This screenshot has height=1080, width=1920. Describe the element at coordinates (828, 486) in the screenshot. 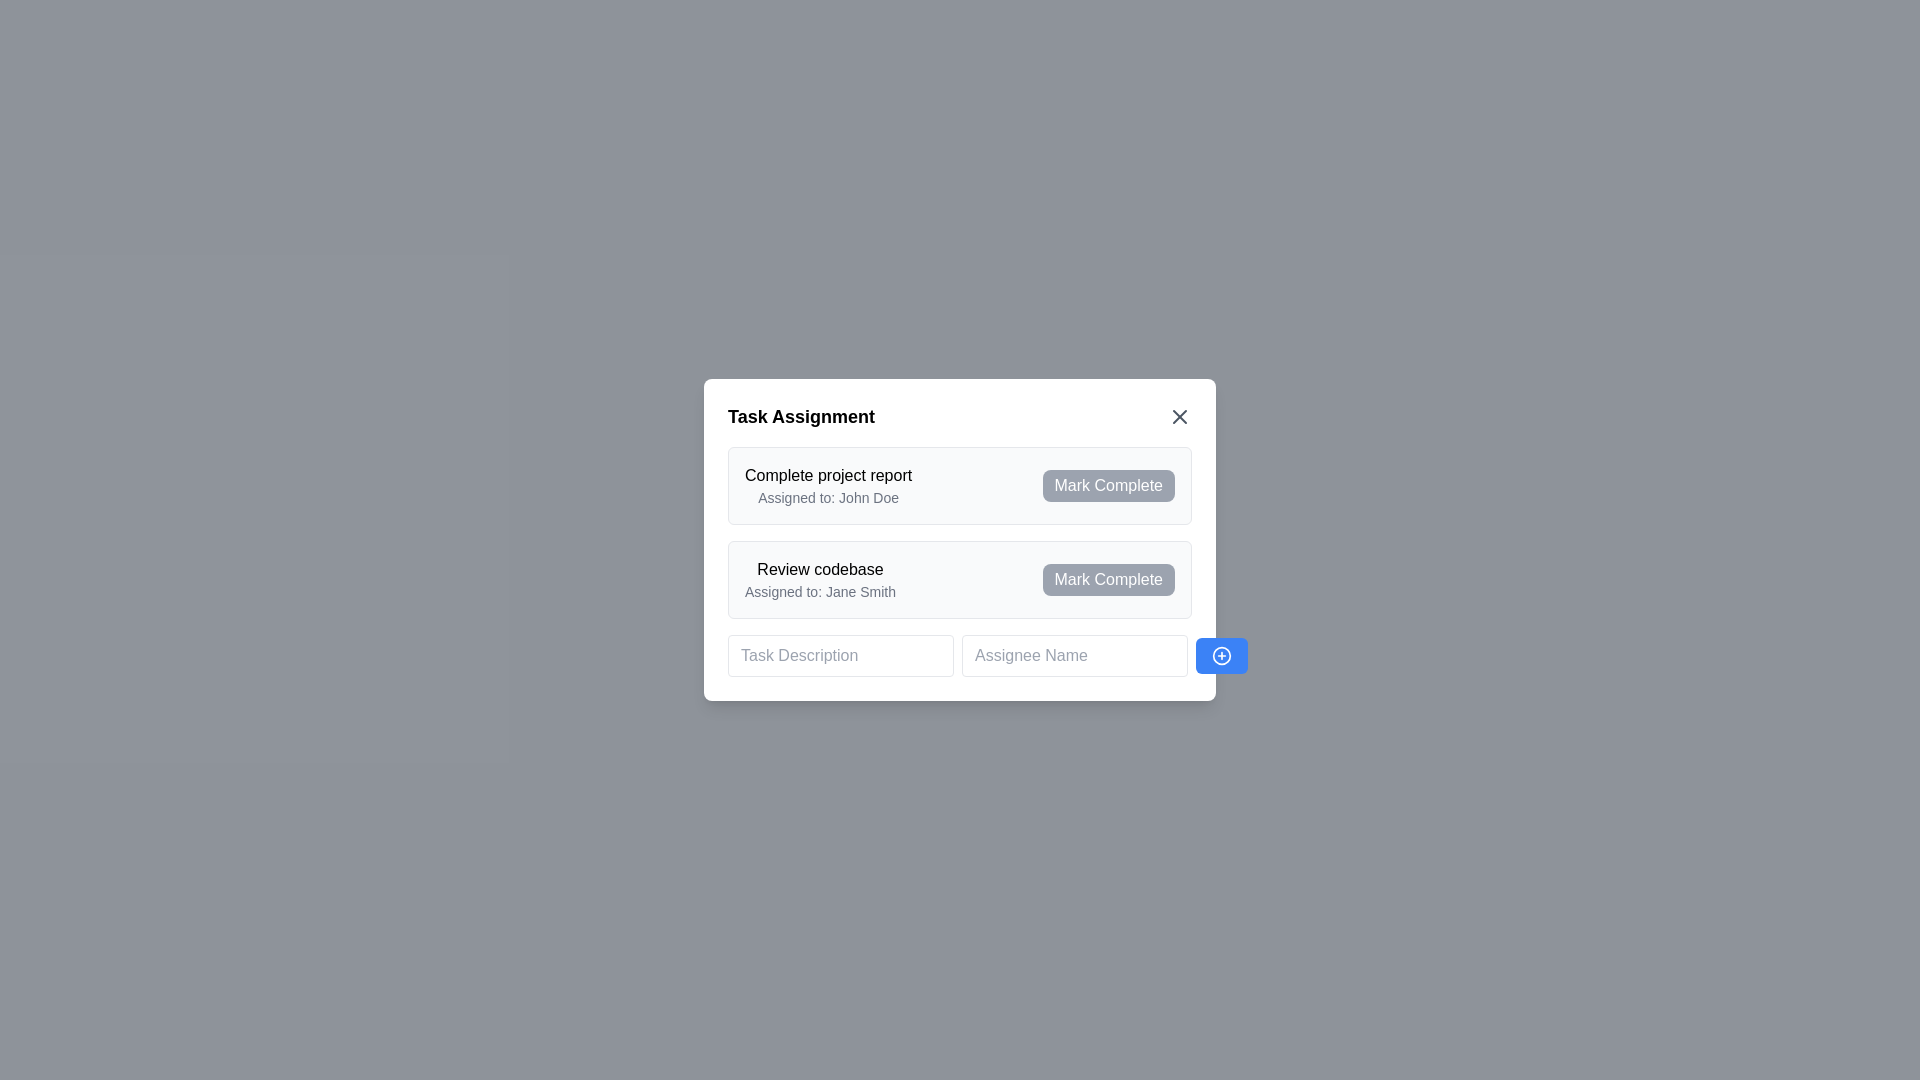

I see `the task title 'Complete project report' displayed in bold, which is aligned to the left of the task card and positioned above the 'Mark Complete' button` at that location.